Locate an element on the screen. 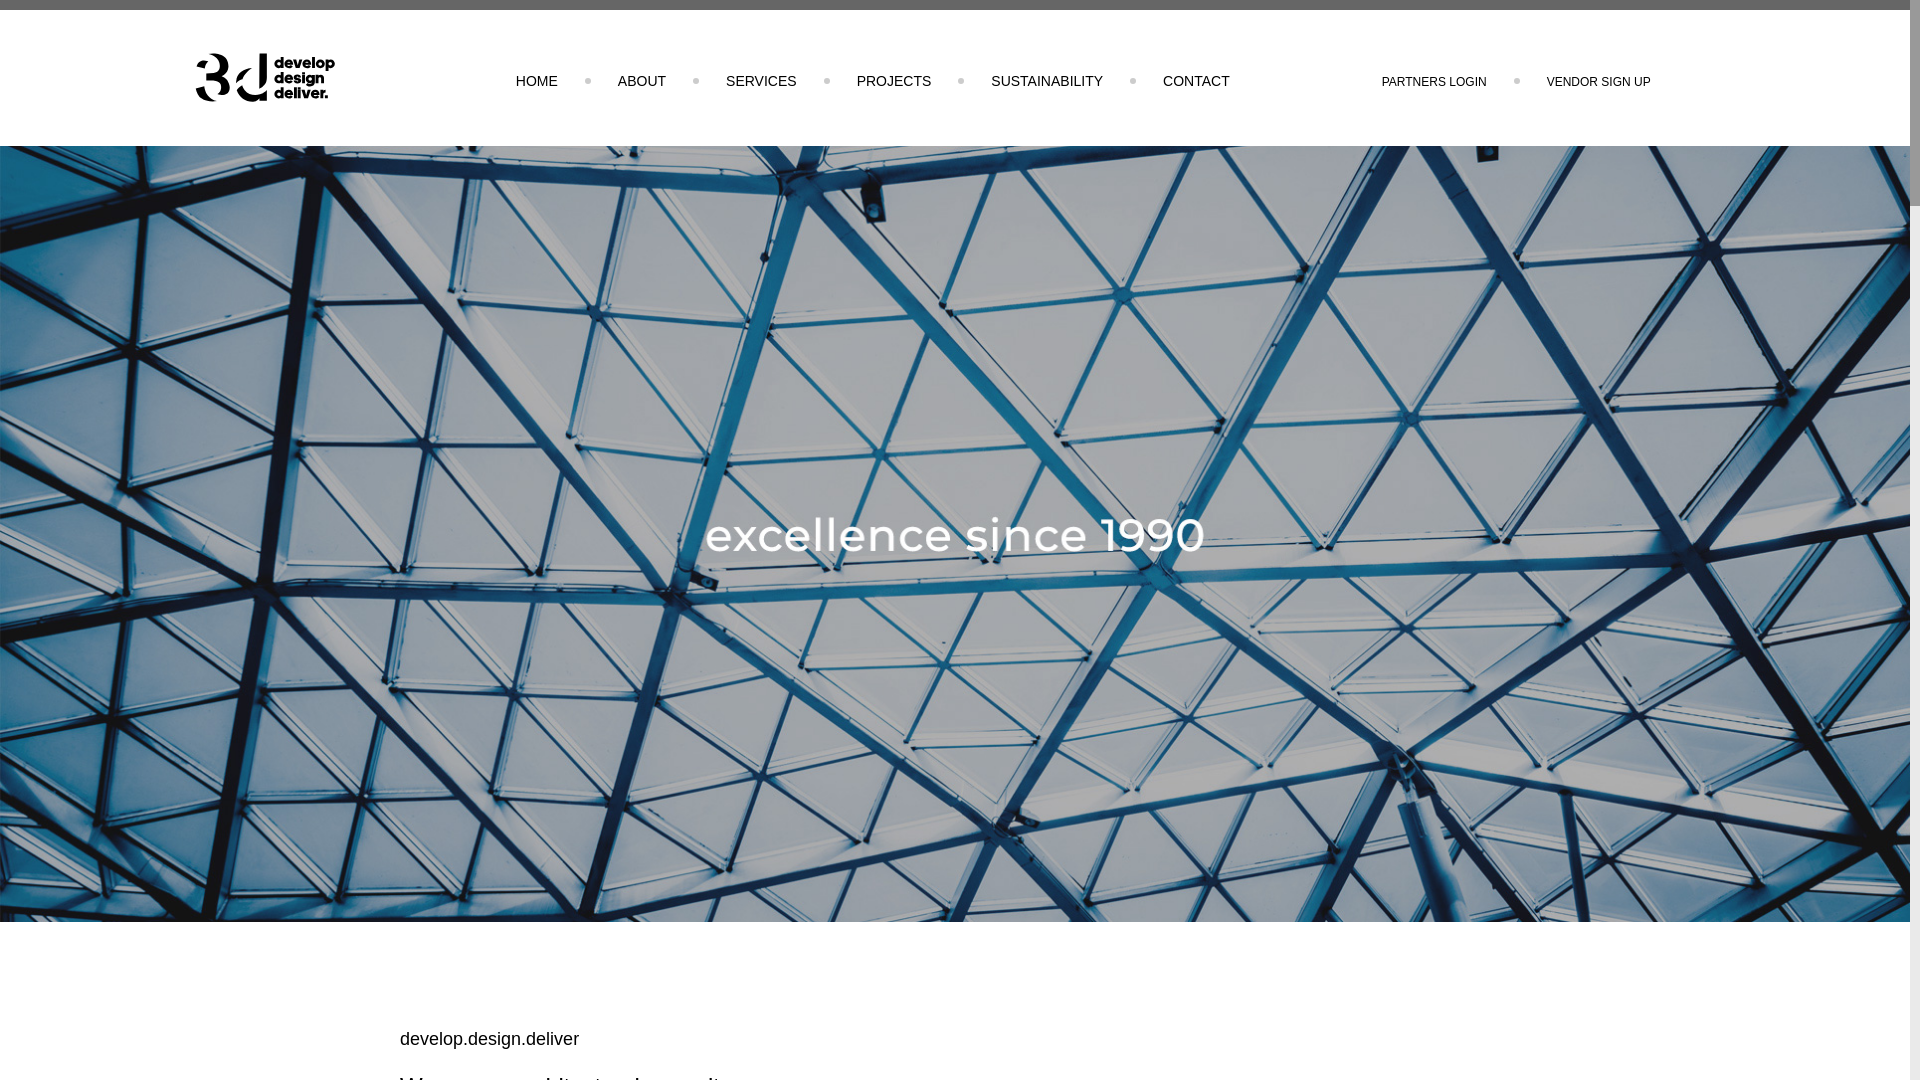 This screenshot has height=1080, width=1920. 'VENDOR SIGN UP' is located at coordinates (1545, 80).